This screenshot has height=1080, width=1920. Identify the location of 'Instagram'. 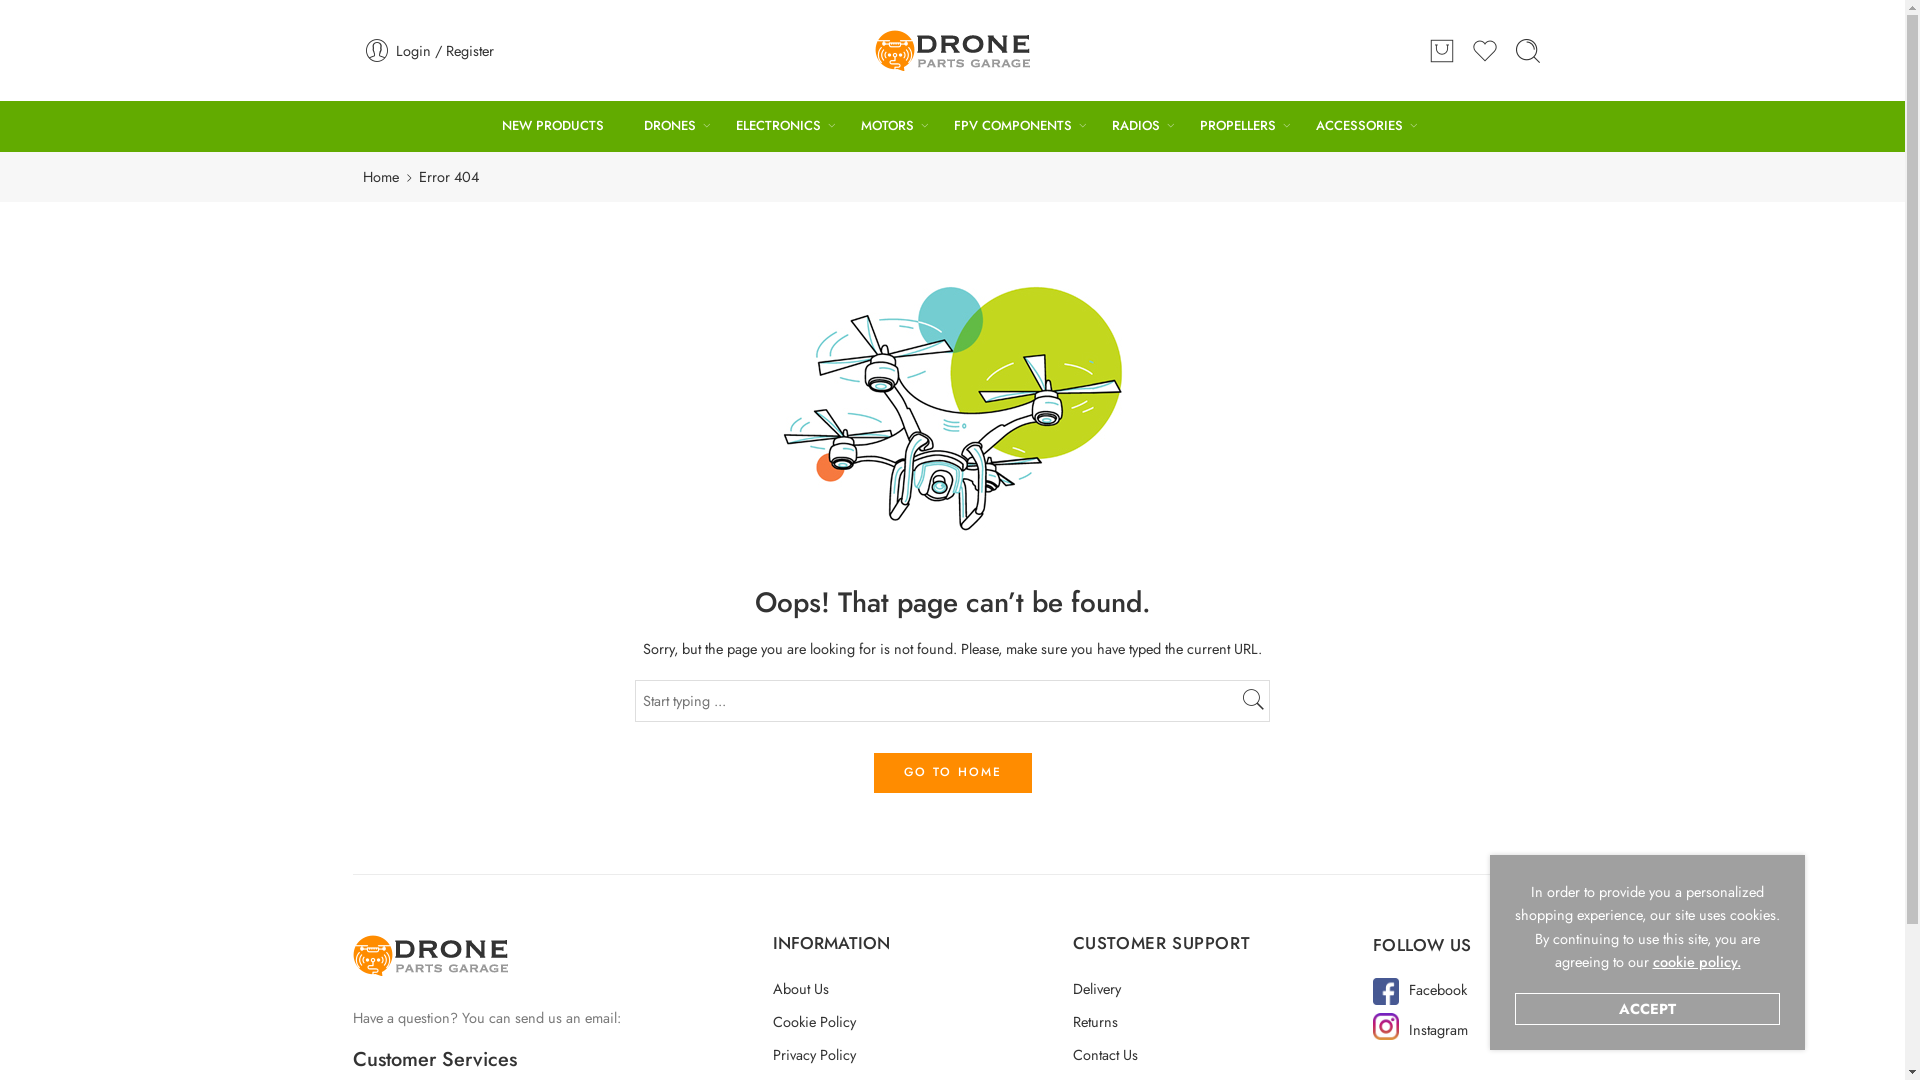
(1437, 1029).